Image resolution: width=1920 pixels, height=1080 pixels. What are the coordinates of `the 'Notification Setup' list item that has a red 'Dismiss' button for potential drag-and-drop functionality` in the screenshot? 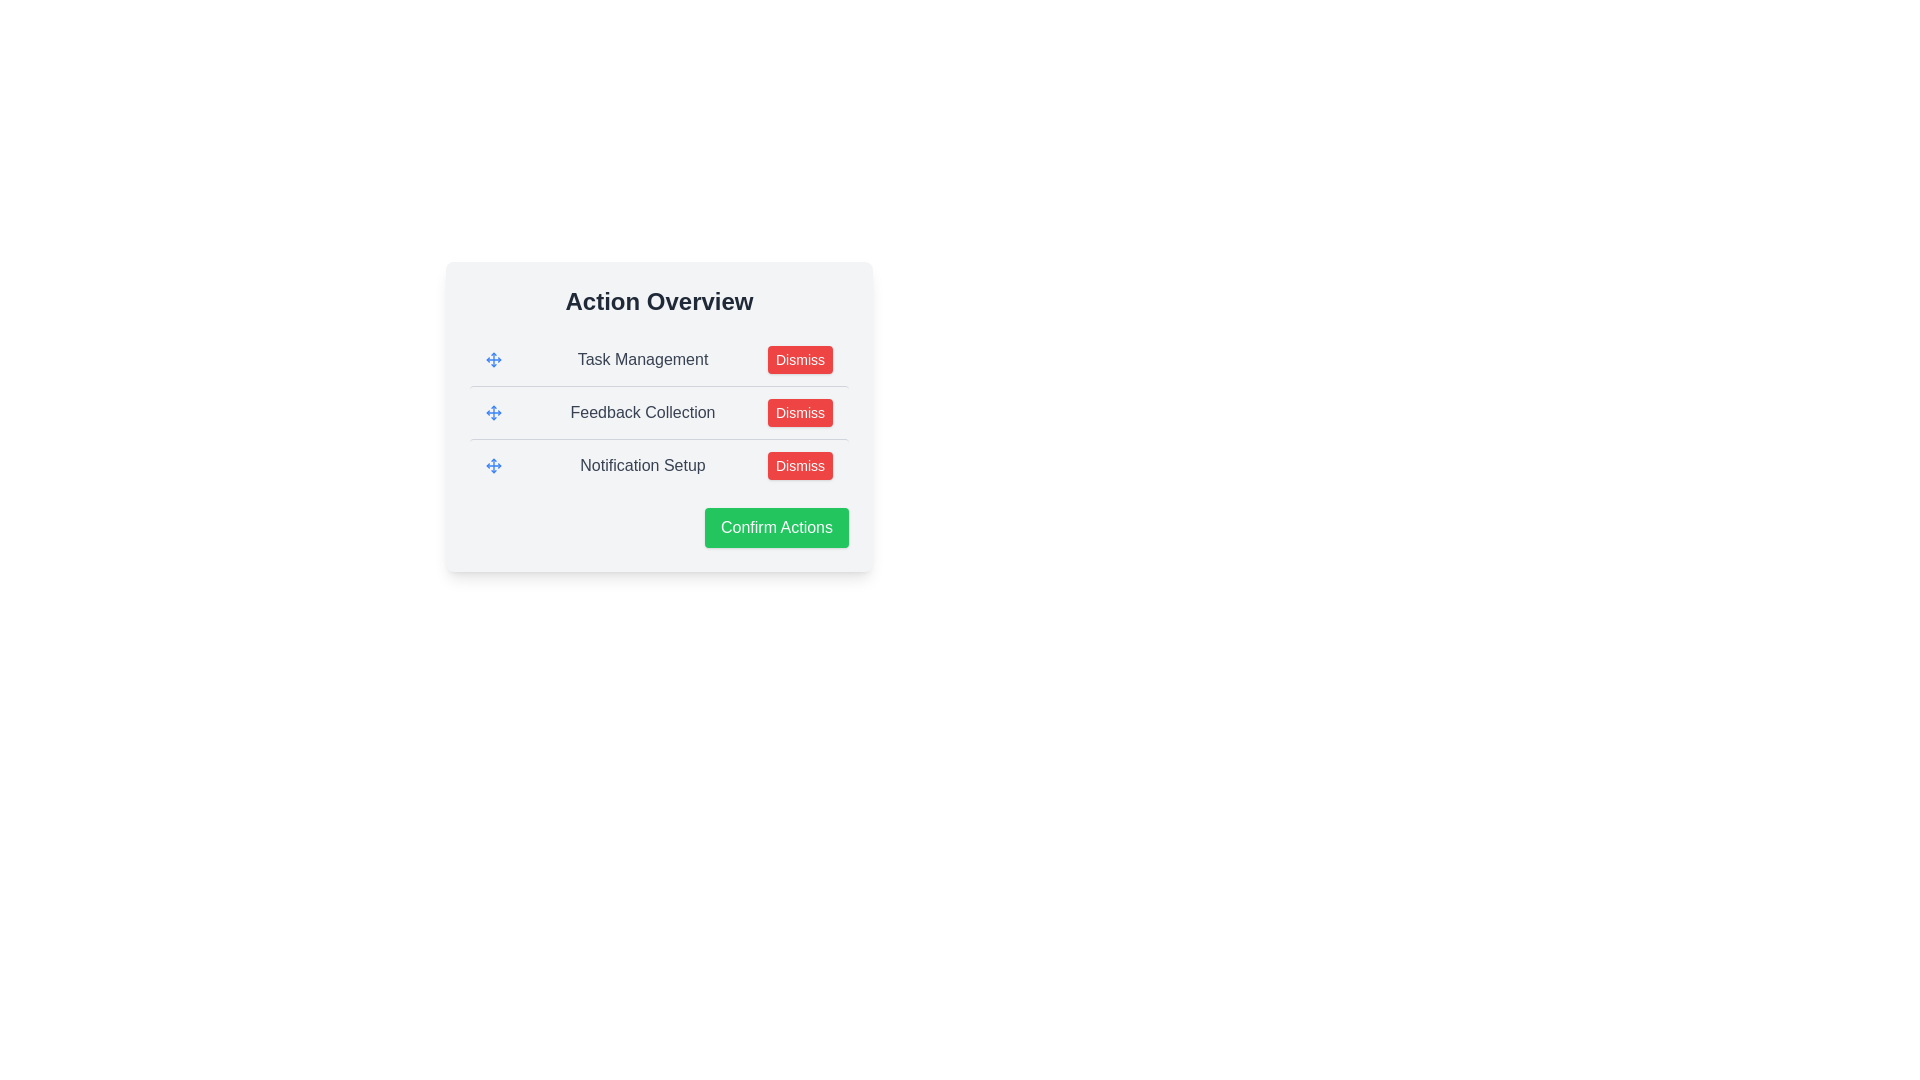 It's located at (659, 465).